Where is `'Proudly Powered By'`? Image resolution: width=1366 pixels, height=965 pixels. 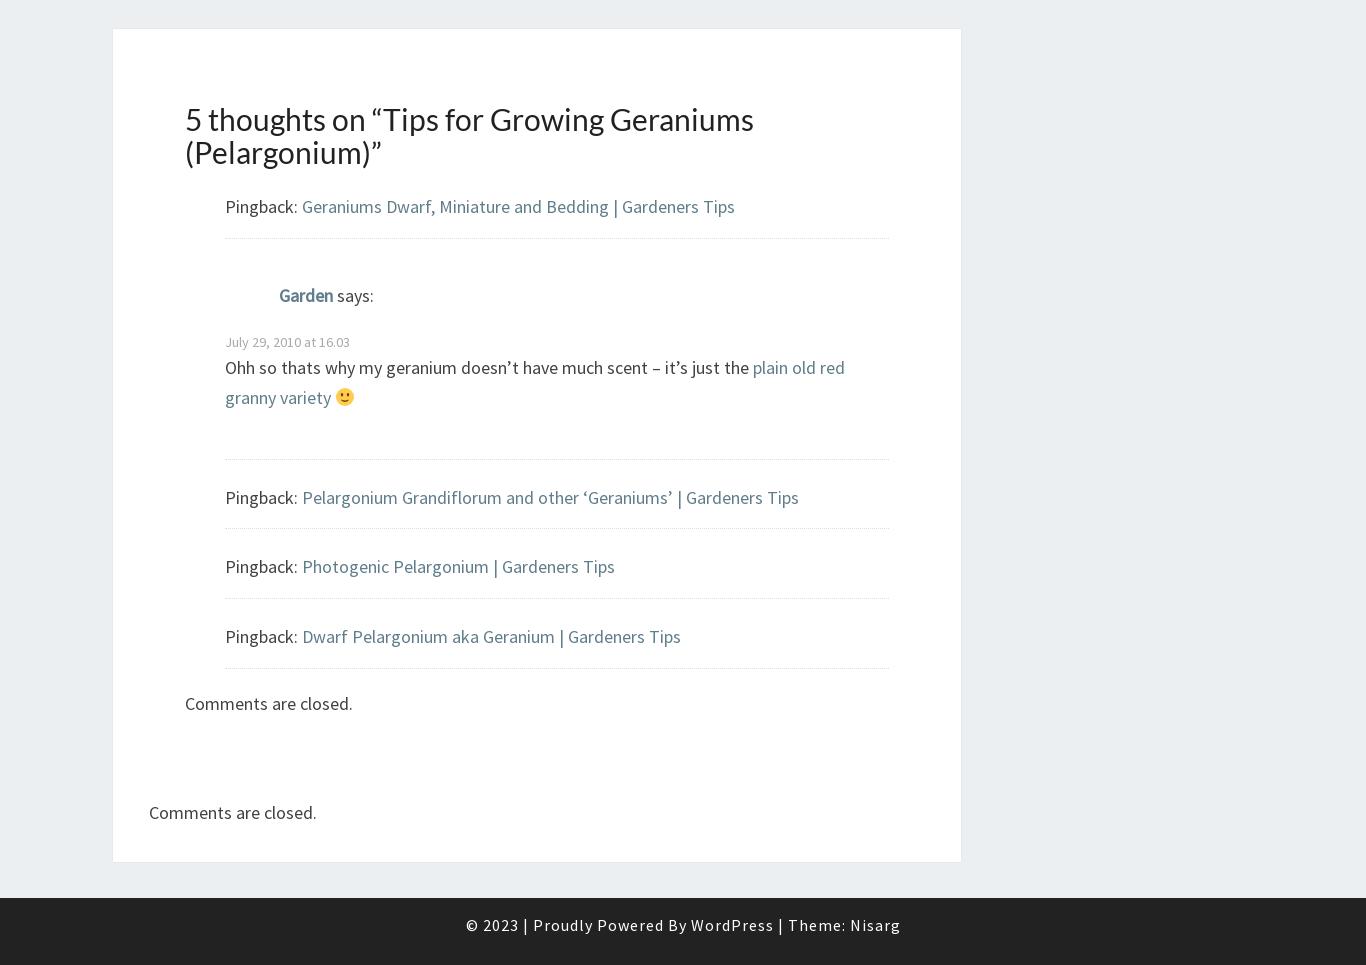
'Proudly Powered By' is located at coordinates (532, 923).